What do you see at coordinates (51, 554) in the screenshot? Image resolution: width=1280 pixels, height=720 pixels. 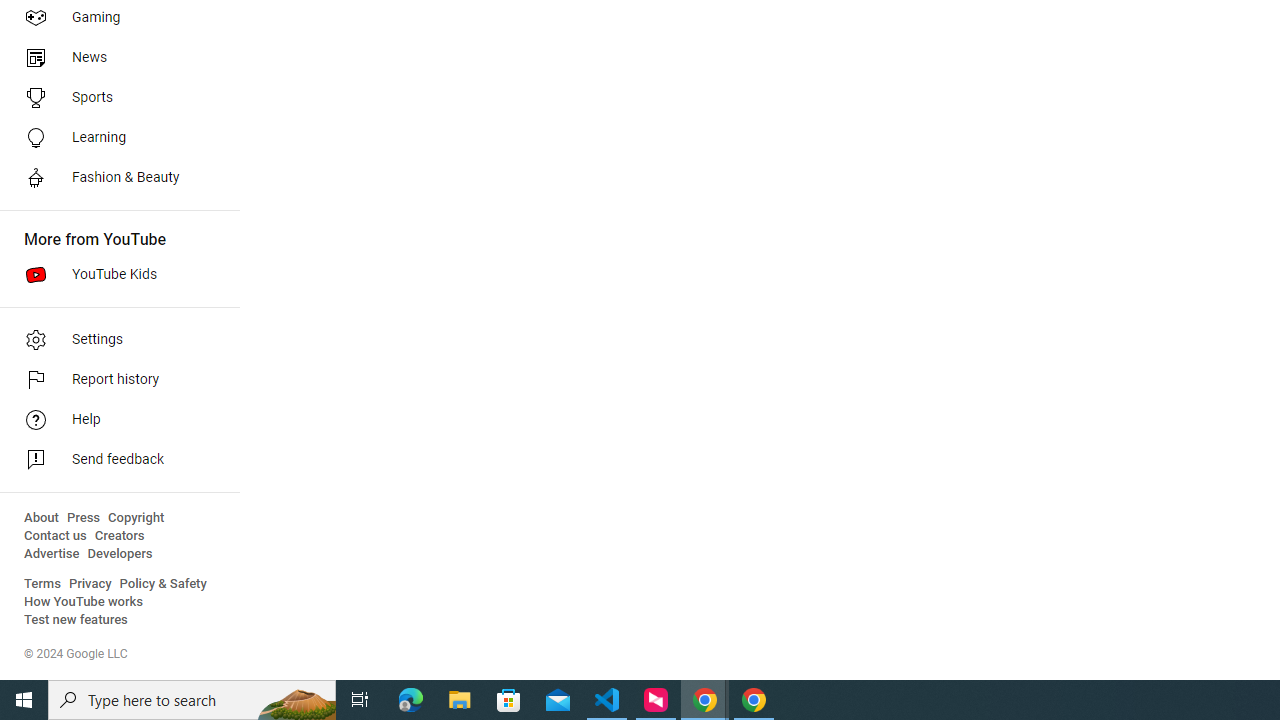 I see `'Advertise'` at bounding box center [51, 554].